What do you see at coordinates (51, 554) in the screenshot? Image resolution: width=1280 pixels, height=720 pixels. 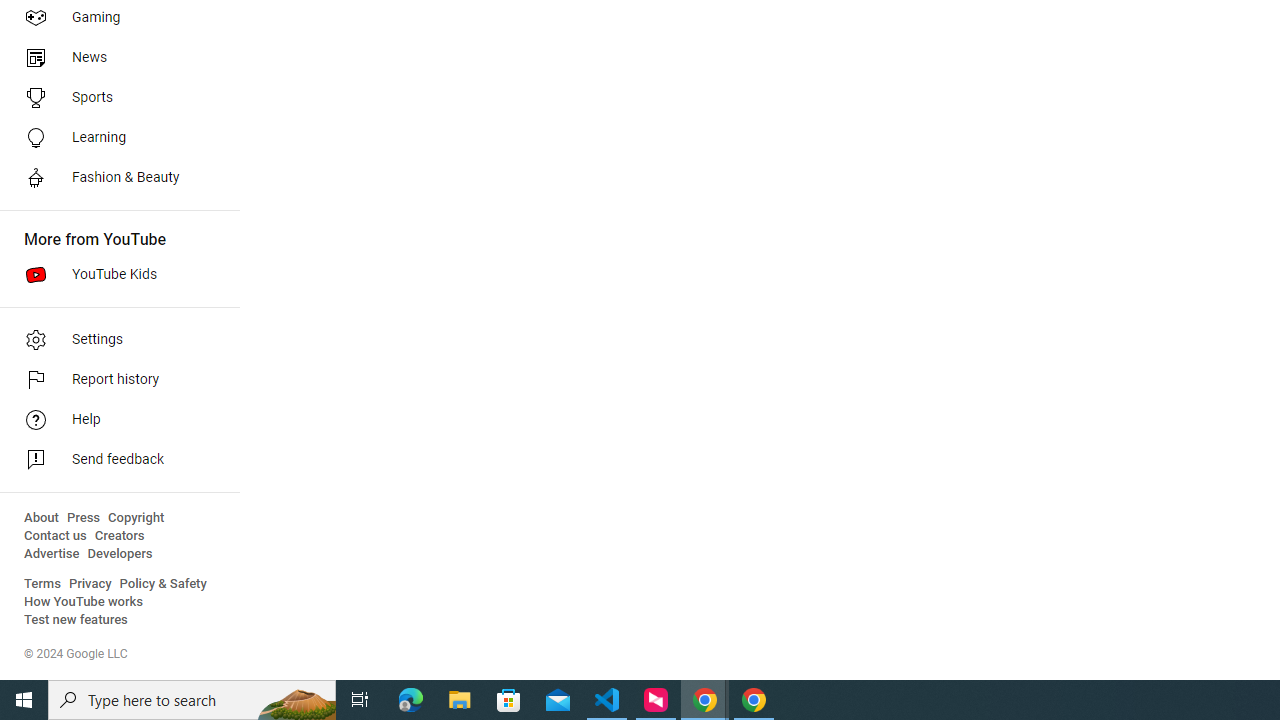 I see `'Advertise'` at bounding box center [51, 554].